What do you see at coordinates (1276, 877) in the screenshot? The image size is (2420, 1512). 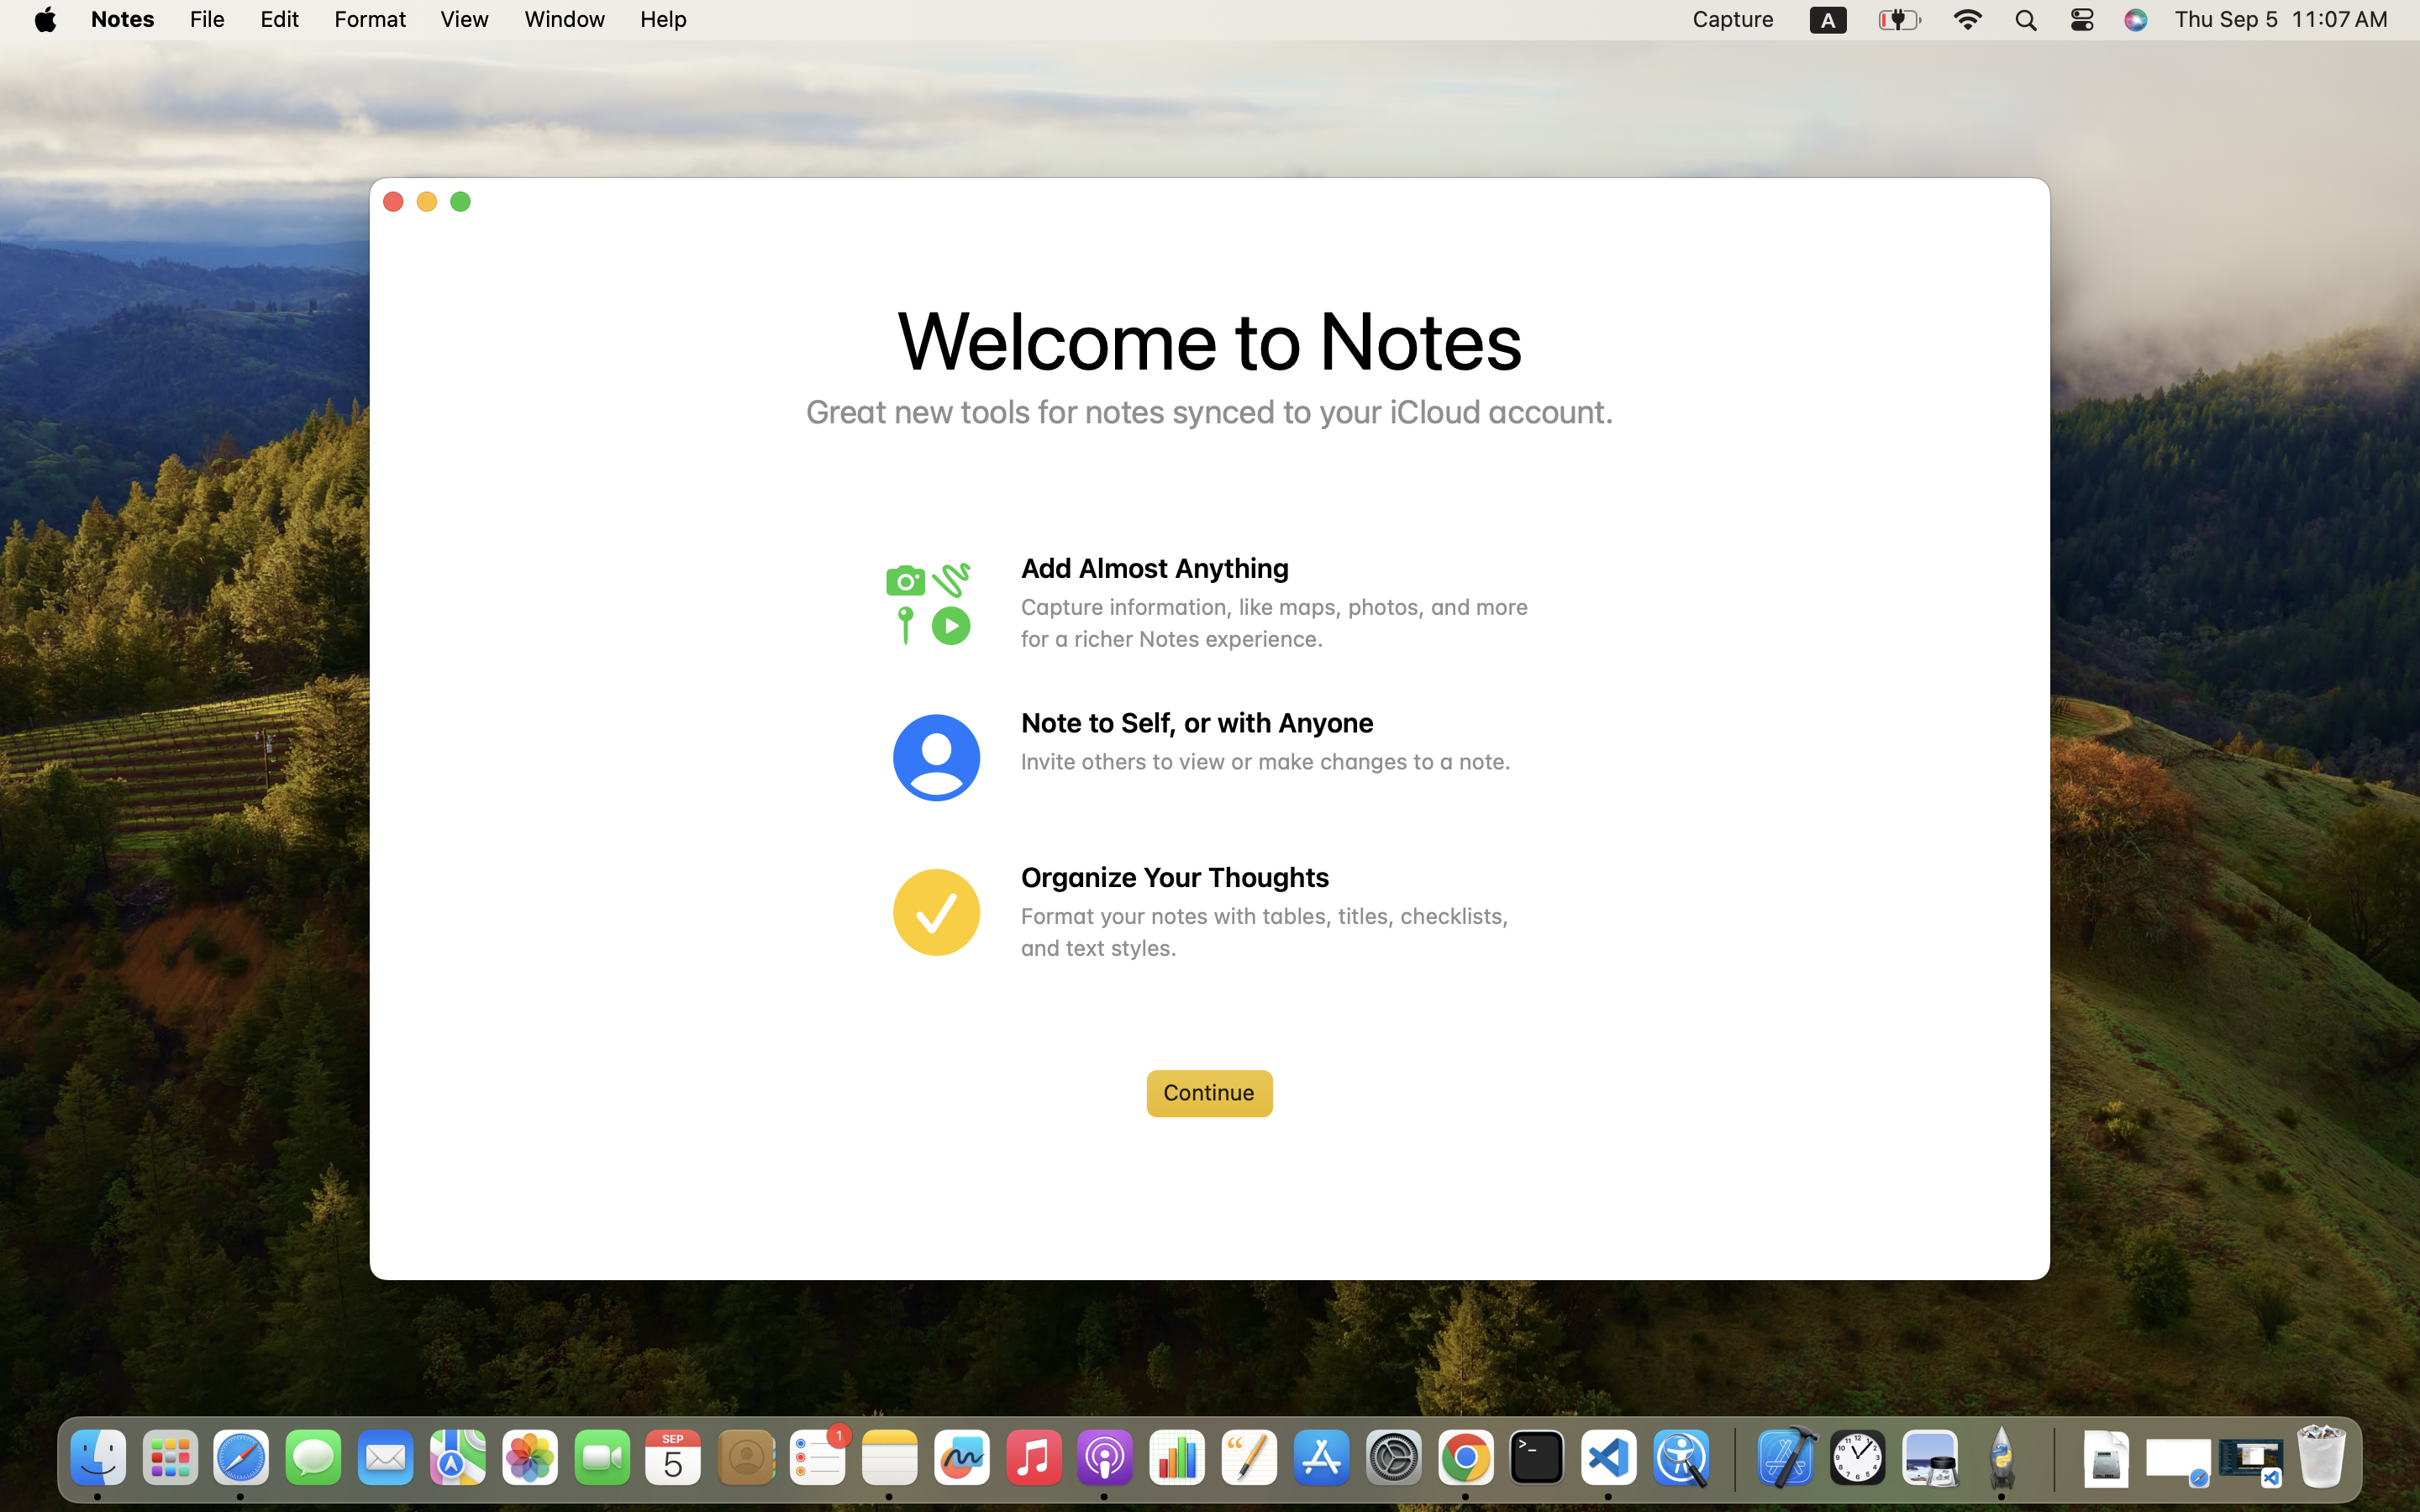 I see `'Organize Your Thoughts'` at bounding box center [1276, 877].